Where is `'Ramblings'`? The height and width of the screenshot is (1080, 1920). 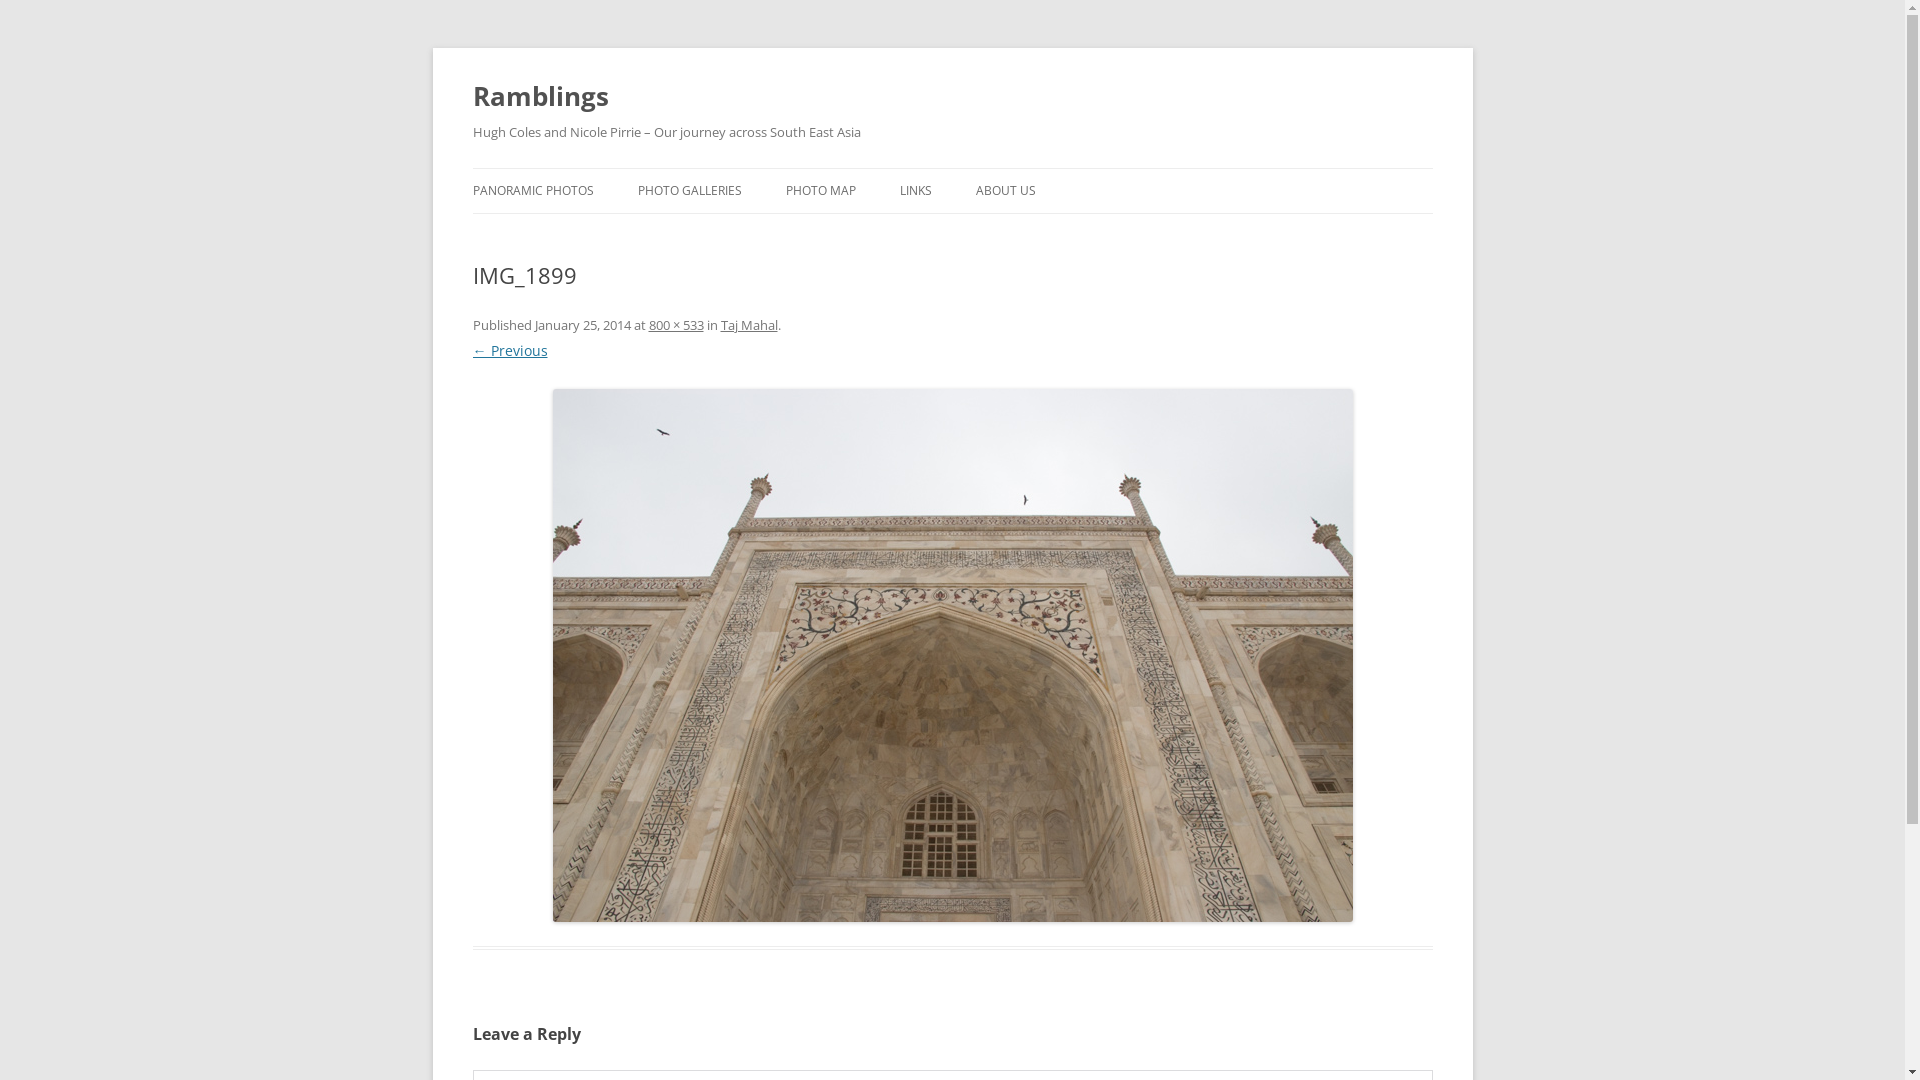 'Ramblings' is located at coordinates (539, 96).